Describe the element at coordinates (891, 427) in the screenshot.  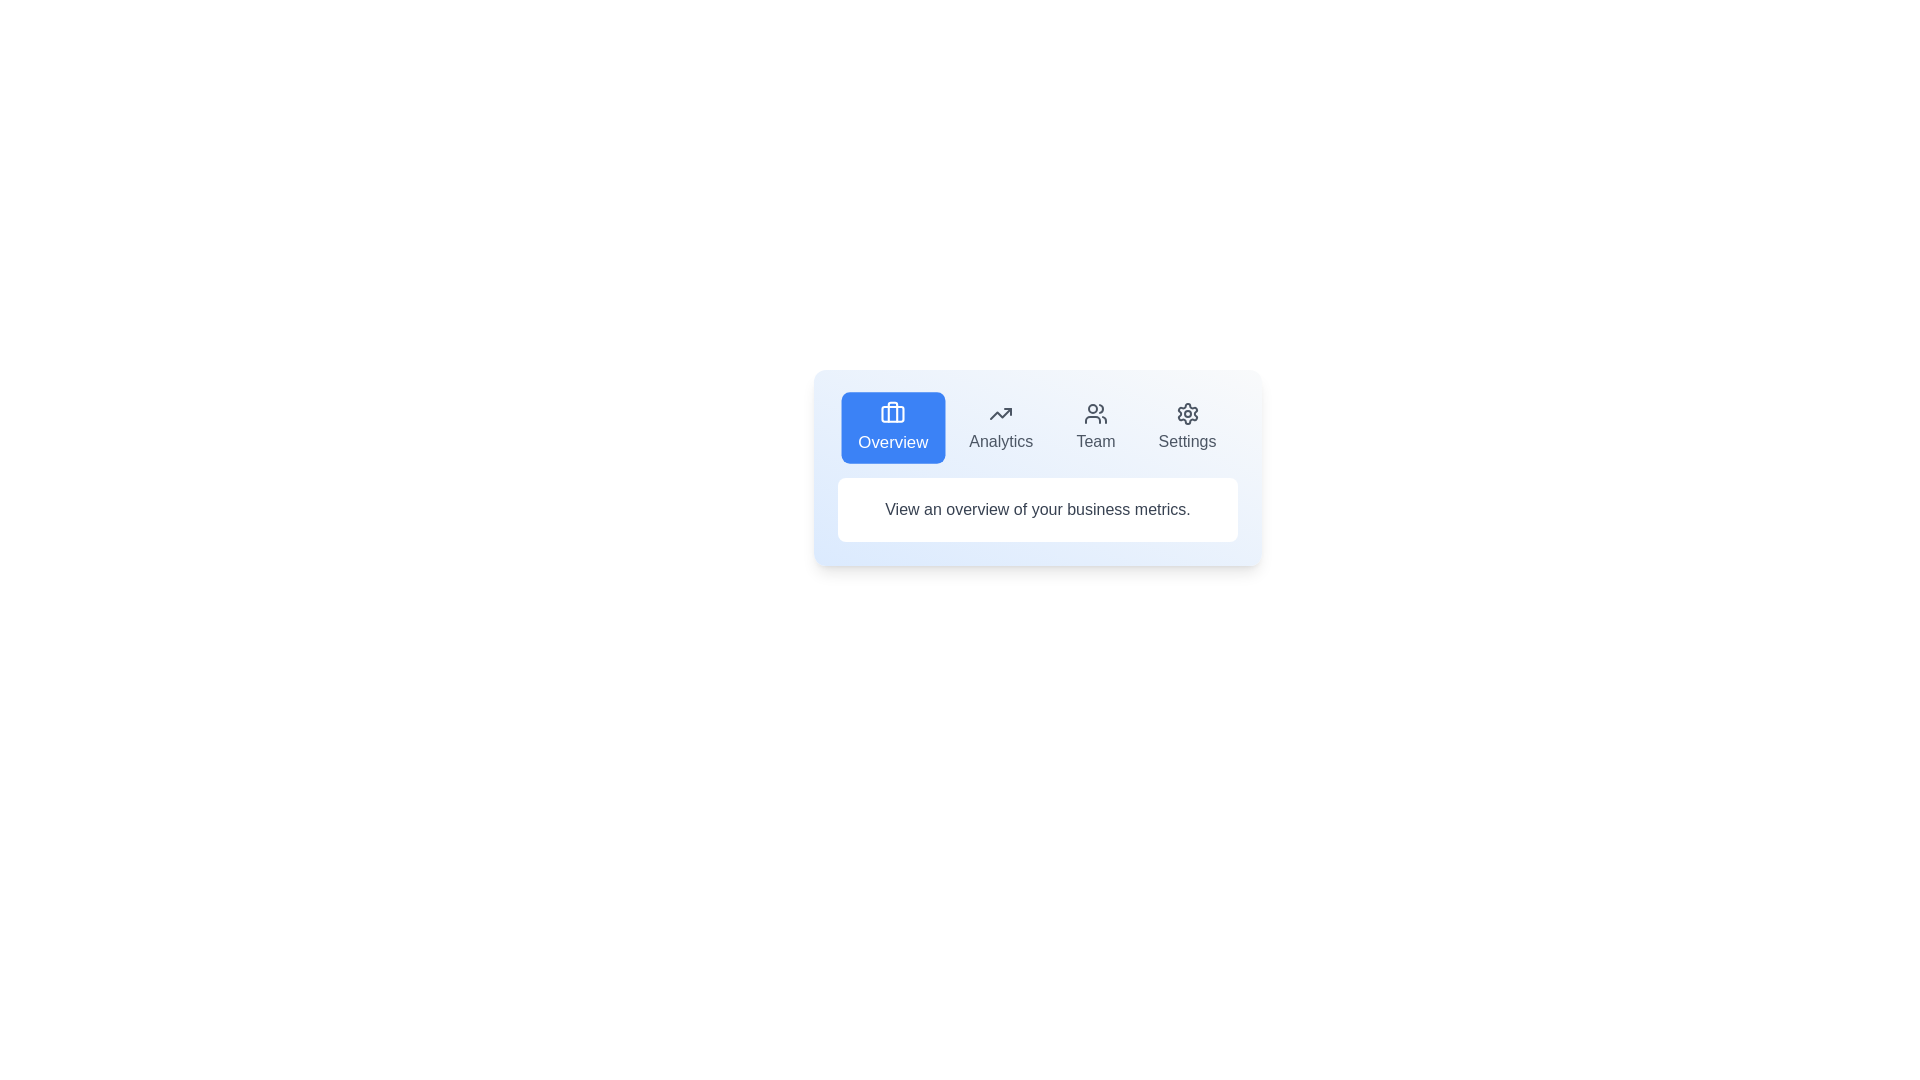
I see `the Overview tab by clicking on its button` at that location.